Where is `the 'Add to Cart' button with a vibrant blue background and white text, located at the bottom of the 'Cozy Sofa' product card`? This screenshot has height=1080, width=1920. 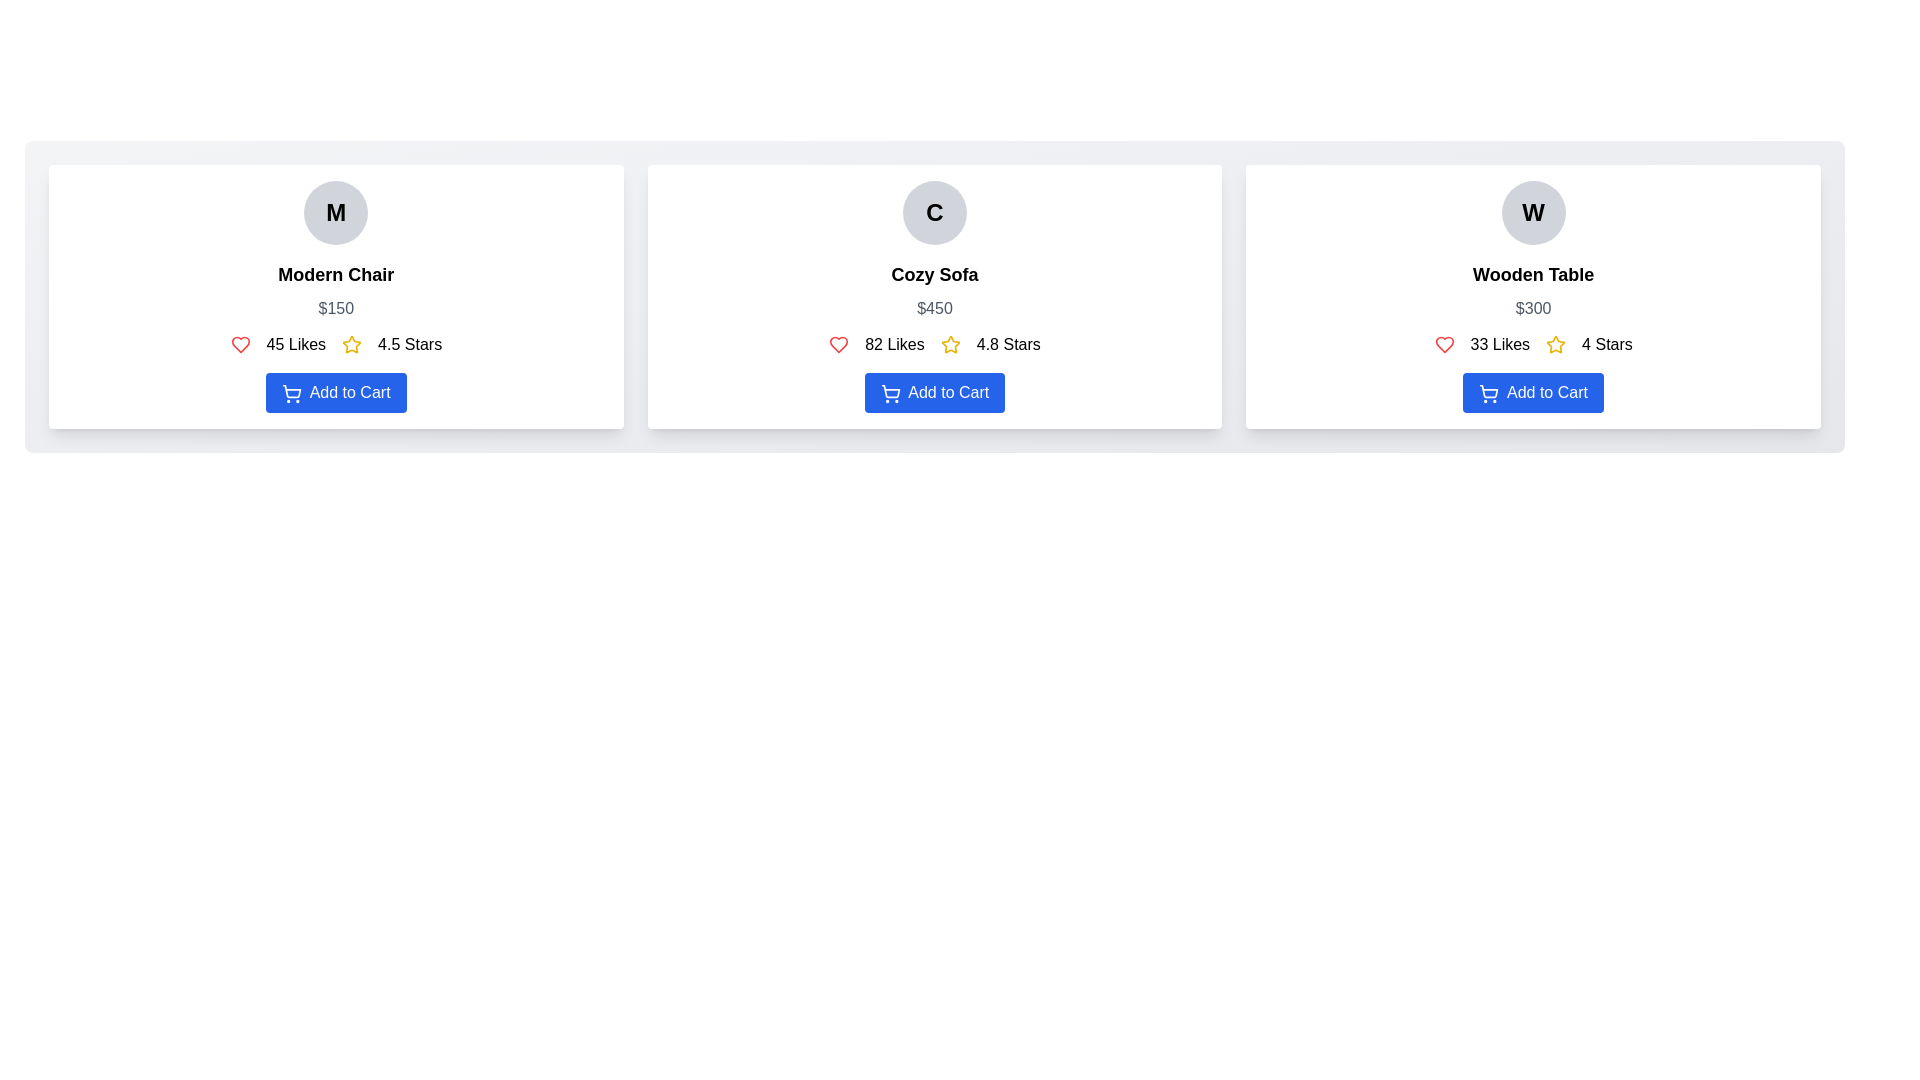
the 'Add to Cart' button with a vibrant blue background and white text, located at the bottom of the 'Cozy Sofa' product card is located at coordinates (934, 393).